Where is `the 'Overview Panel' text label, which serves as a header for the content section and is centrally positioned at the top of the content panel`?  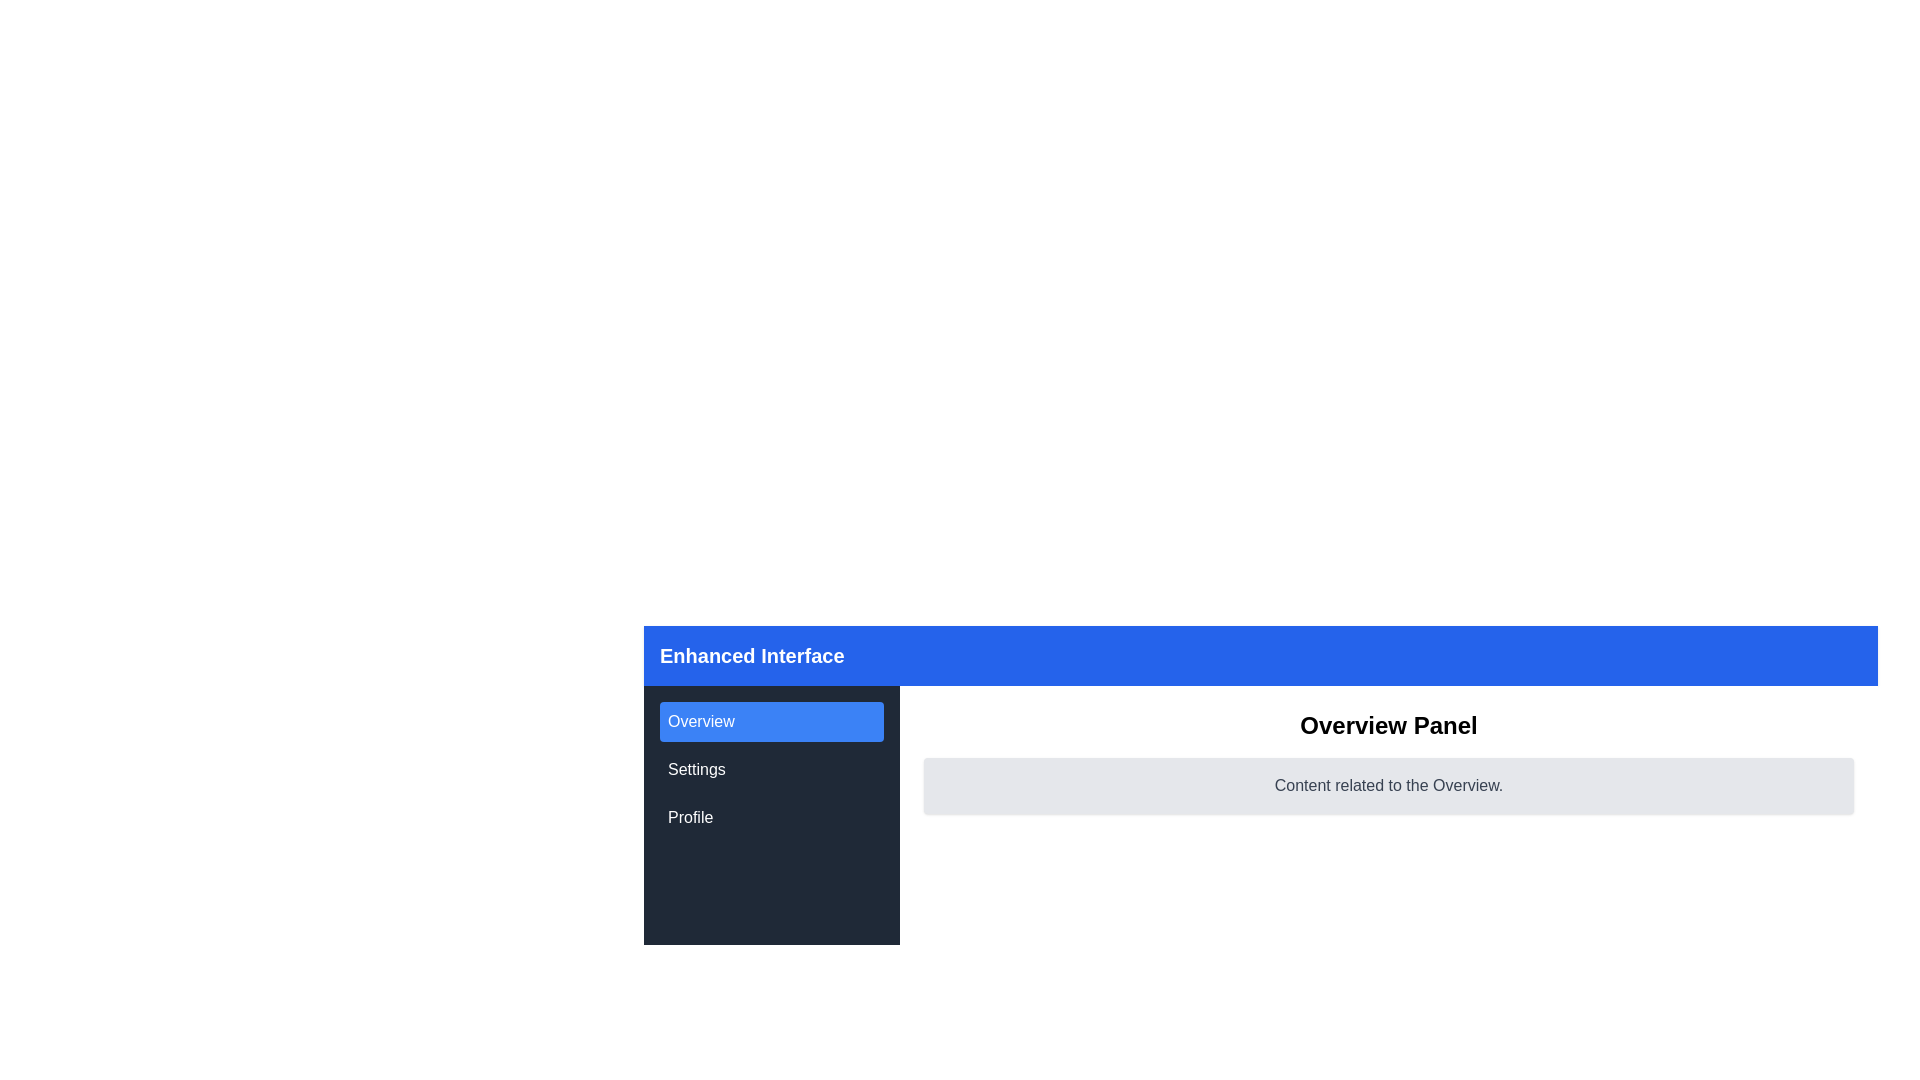
the 'Overview Panel' text label, which serves as a header for the content section and is centrally positioned at the top of the content panel is located at coordinates (1387, 725).